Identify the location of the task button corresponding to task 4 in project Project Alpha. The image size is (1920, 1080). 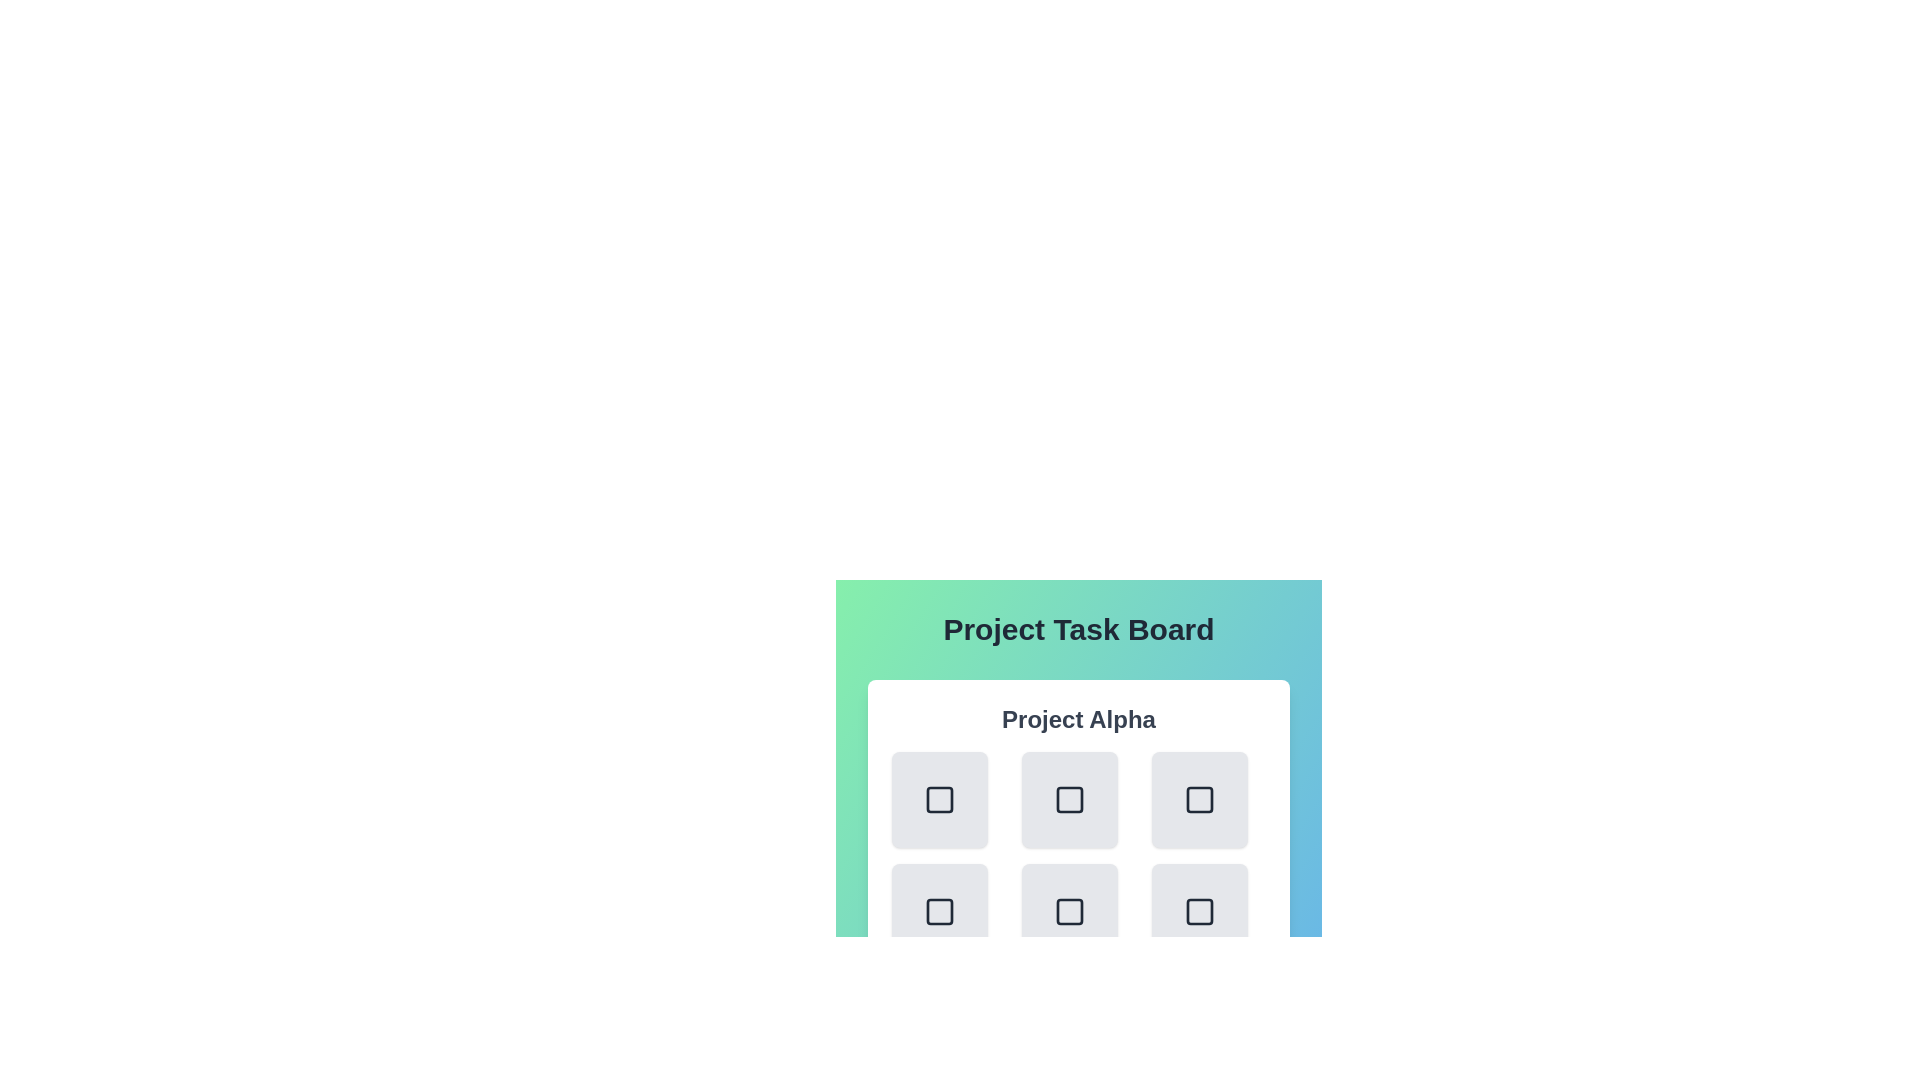
(1069, 911).